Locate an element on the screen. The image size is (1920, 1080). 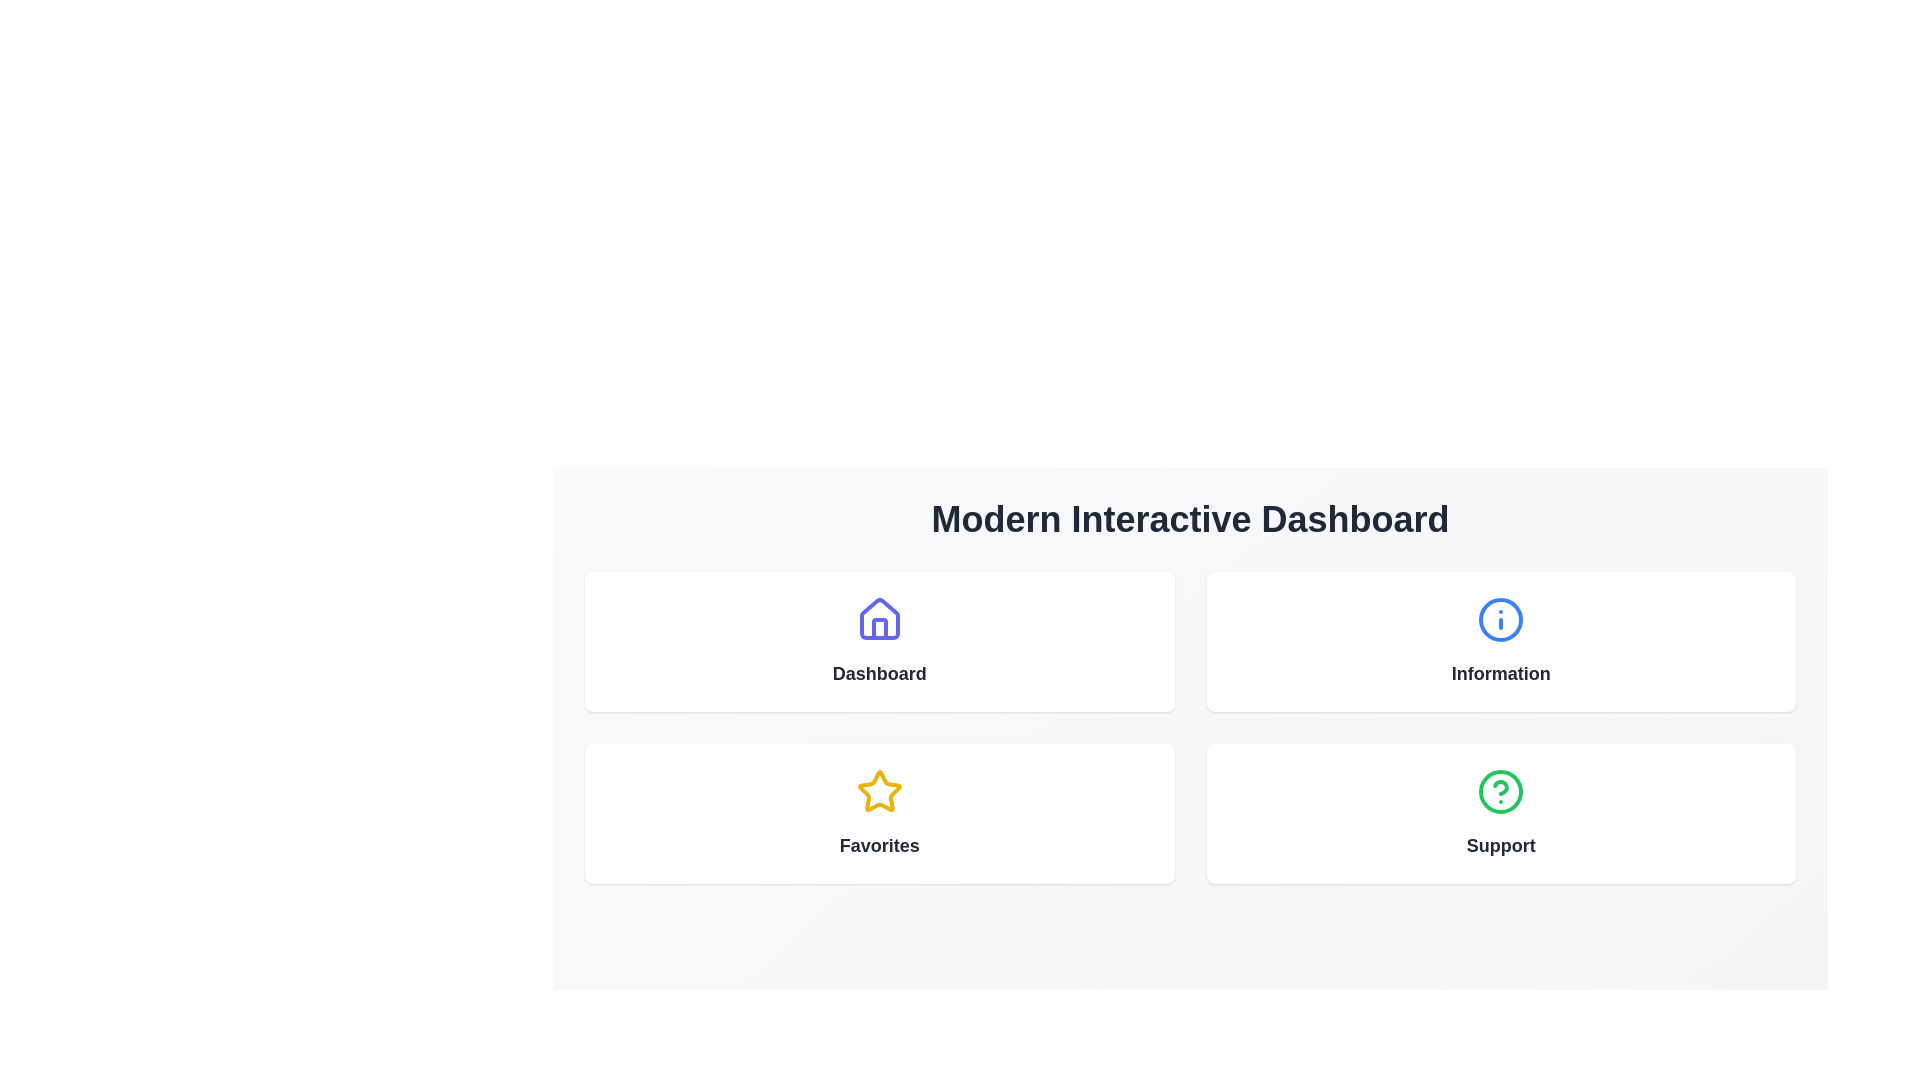
the house-shaped icon with a blue outline is located at coordinates (879, 619).